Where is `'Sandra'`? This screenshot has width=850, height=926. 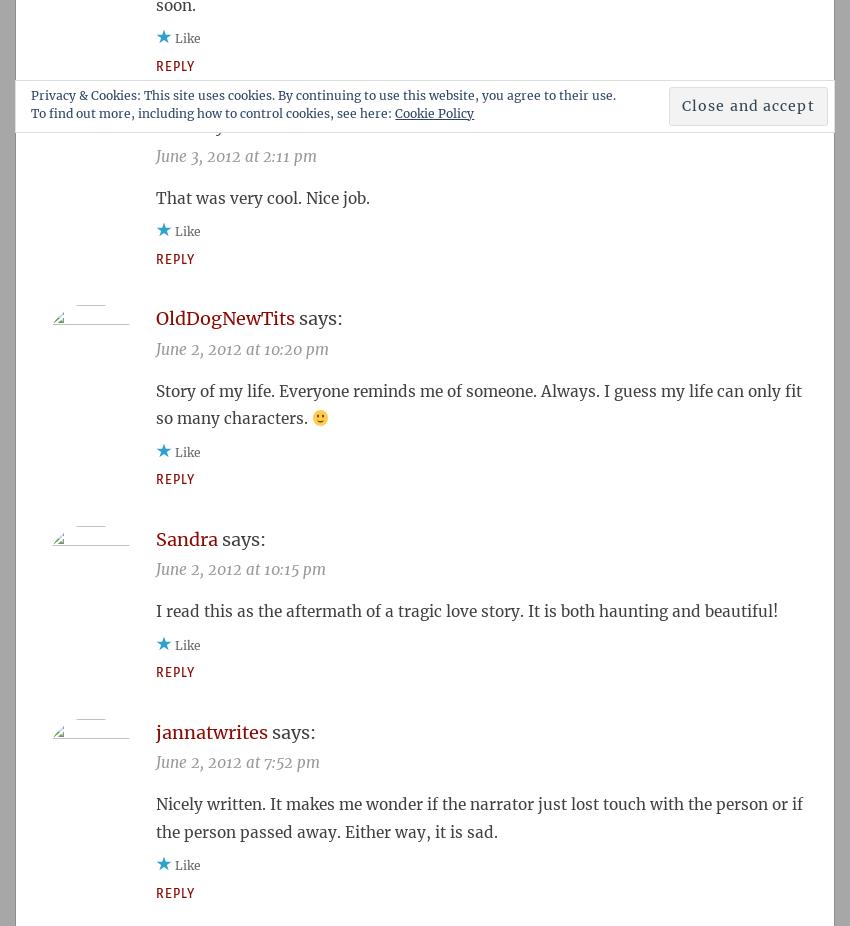
'Sandra' is located at coordinates (186, 537).